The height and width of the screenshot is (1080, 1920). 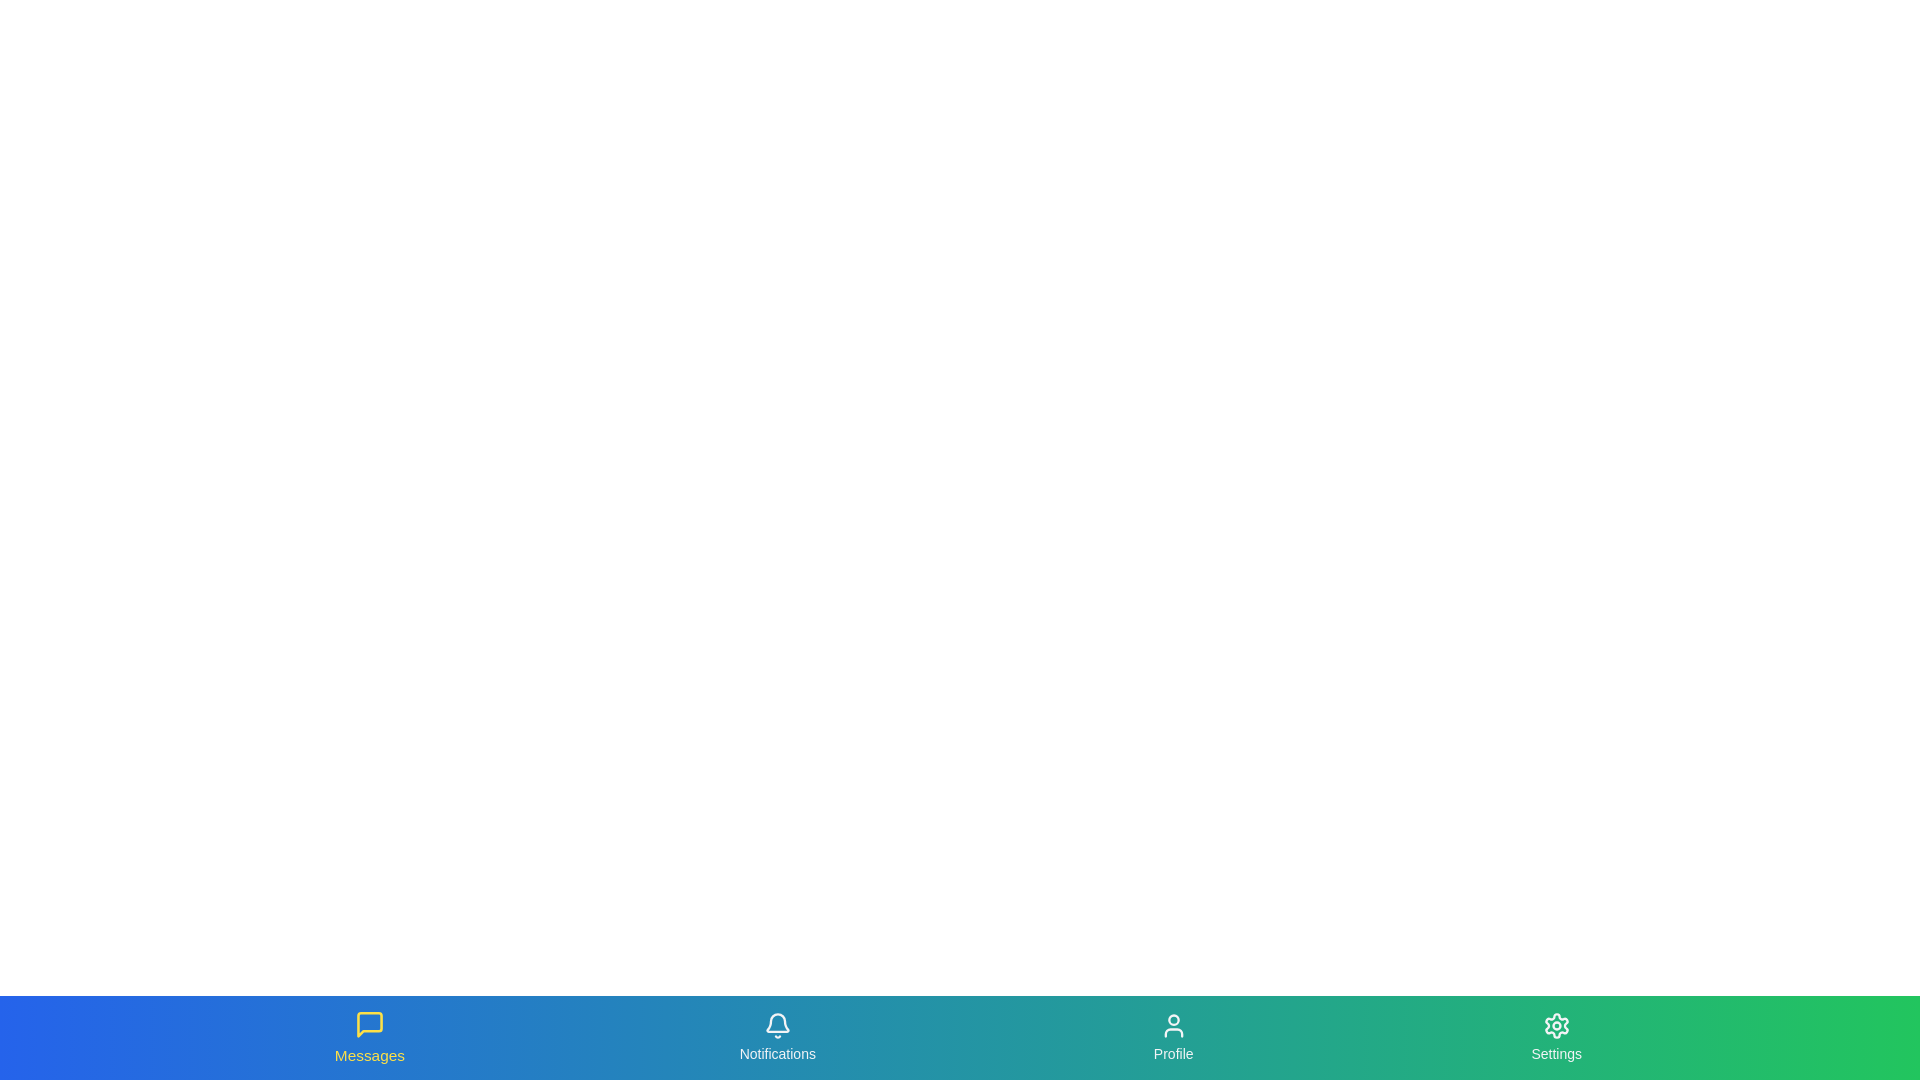 I want to click on the tab labeled Settings to navigate to its respective section, so click(x=1555, y=1036).